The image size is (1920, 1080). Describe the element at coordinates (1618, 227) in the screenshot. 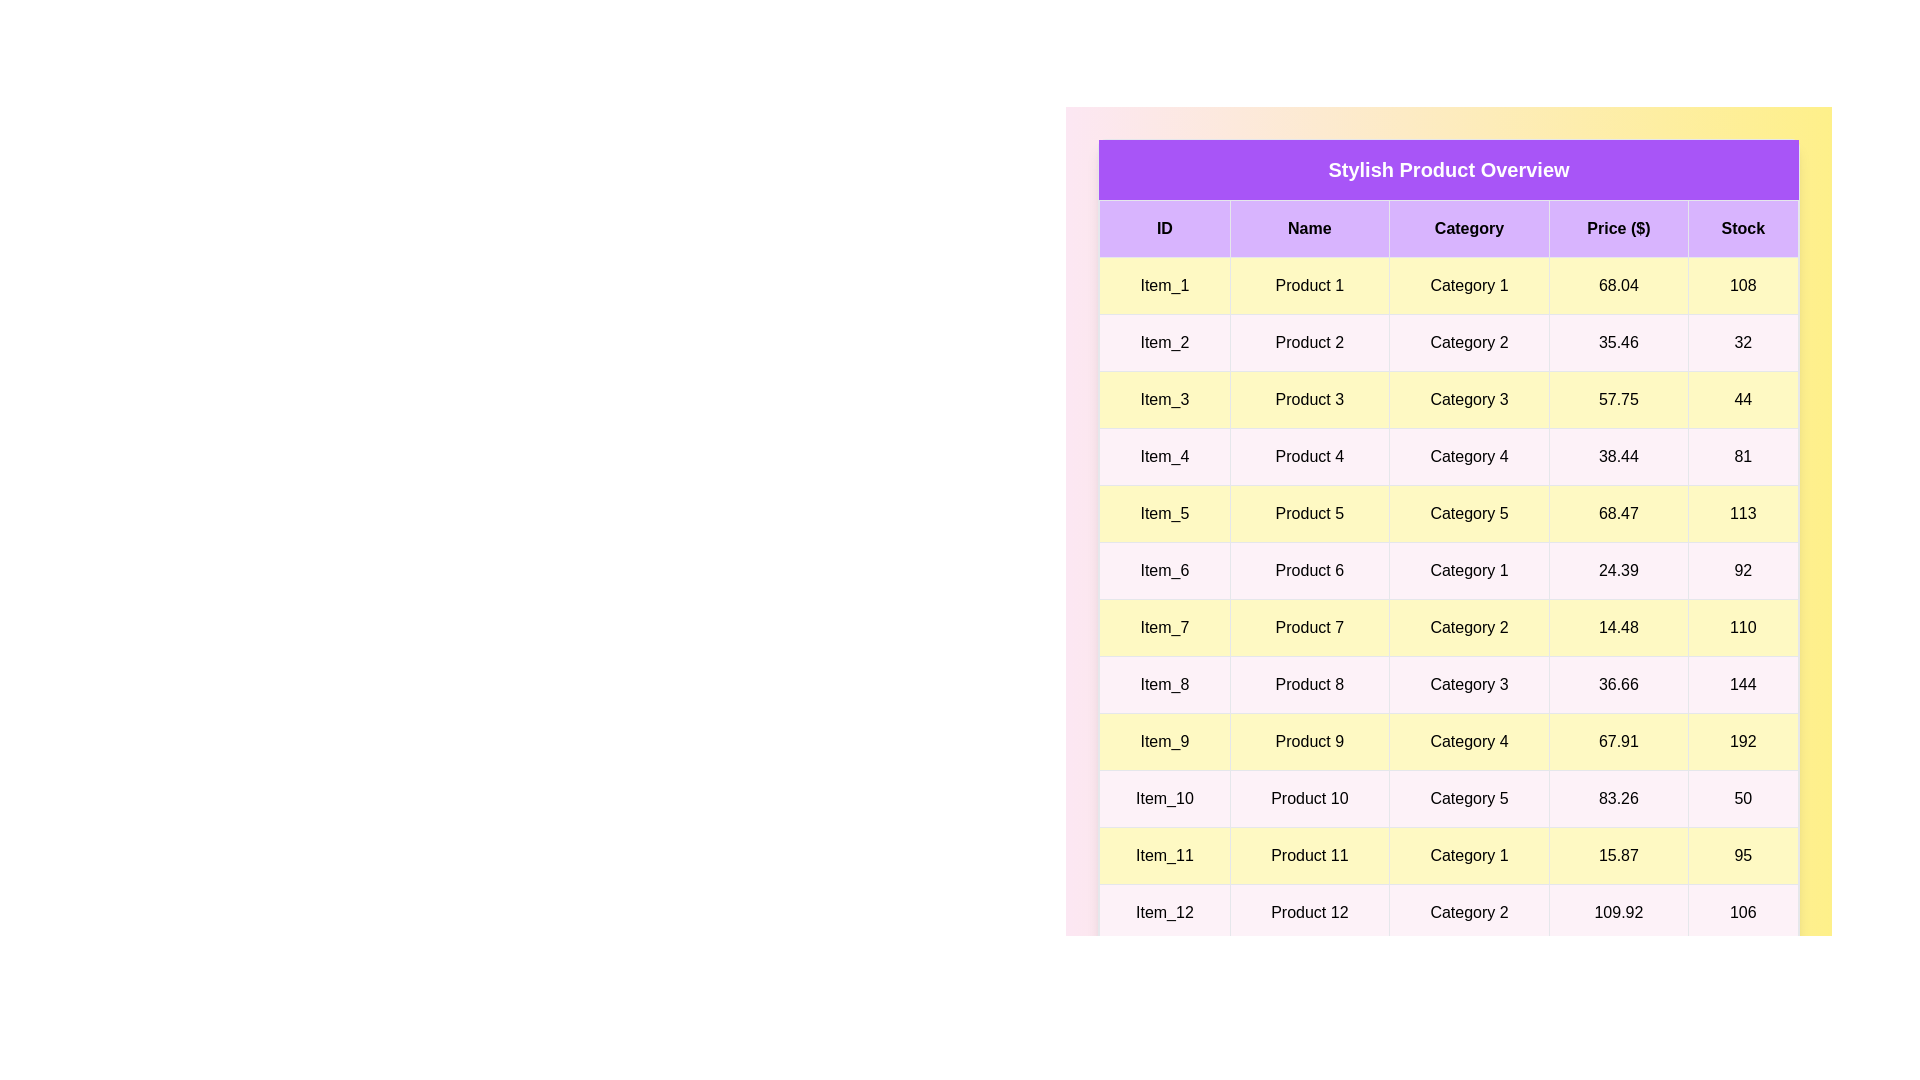

I see `the column header Price ($) to sort the table by that column` at that location.